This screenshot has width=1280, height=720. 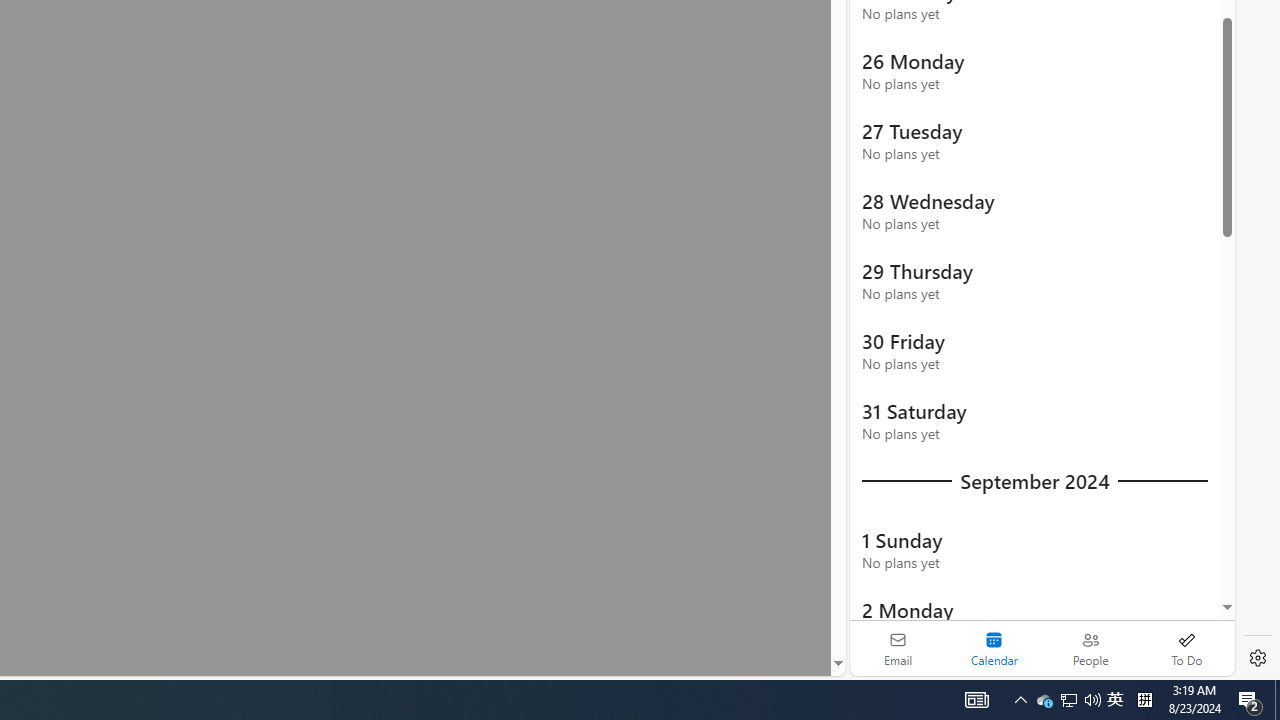 What do you see at coordinates (897, 648) in the screenshot?
I see `'Email'` at bounding box center [897, 648].